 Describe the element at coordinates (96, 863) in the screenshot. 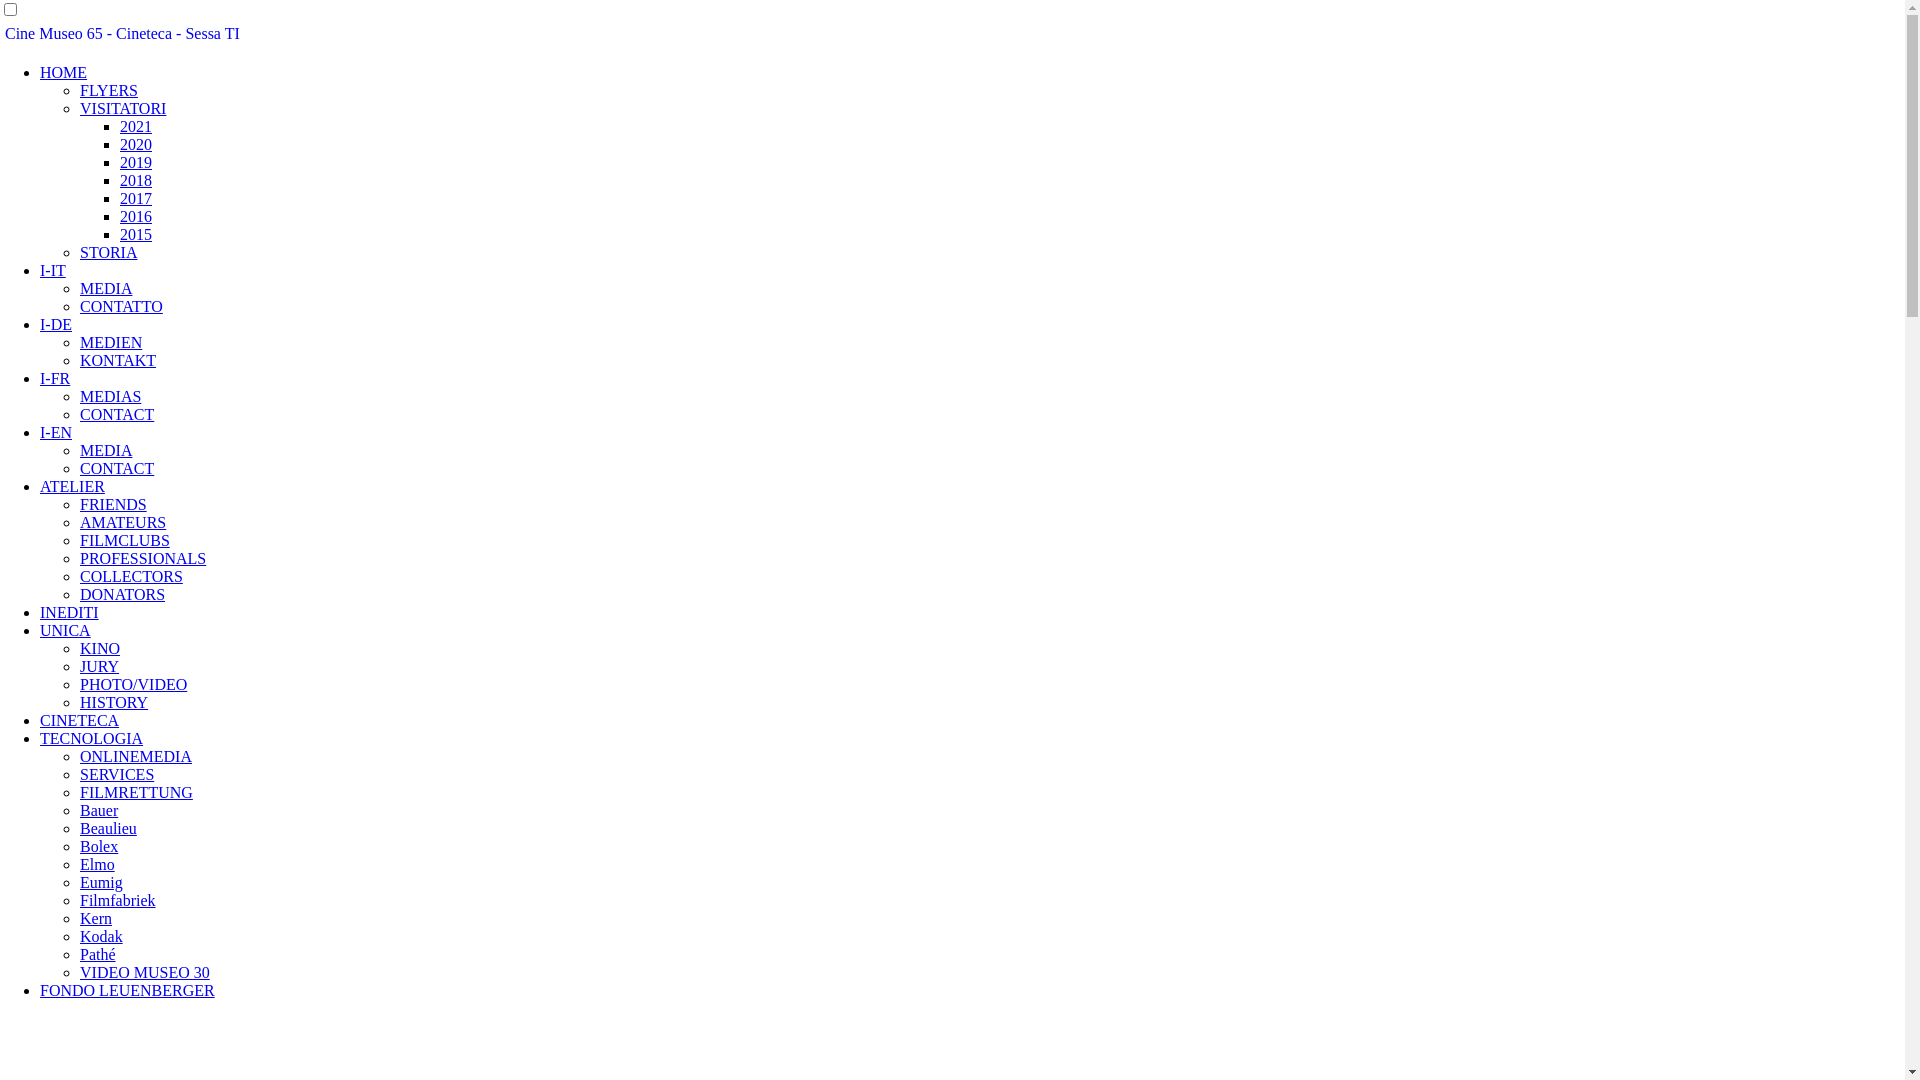

I see `'Elmo'` at that location.